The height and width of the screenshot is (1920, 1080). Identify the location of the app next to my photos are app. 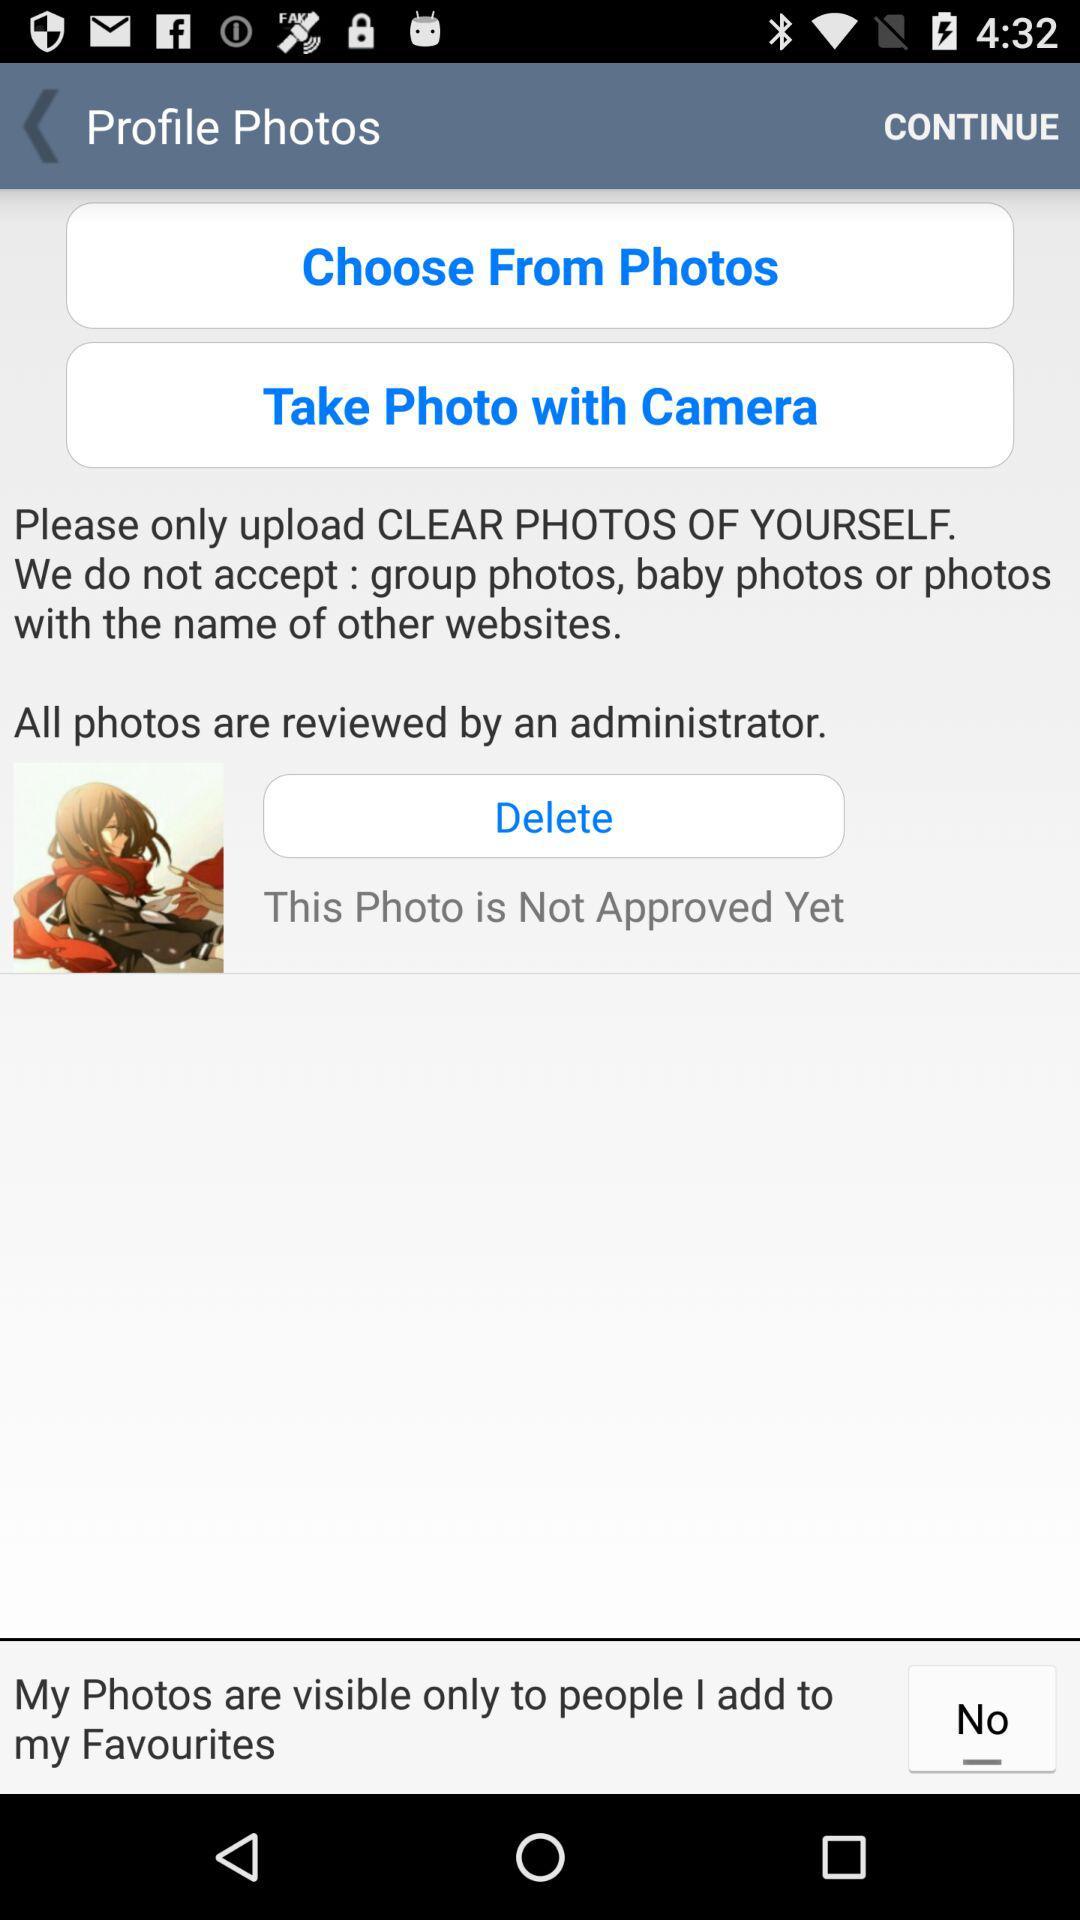
(981, 1716).